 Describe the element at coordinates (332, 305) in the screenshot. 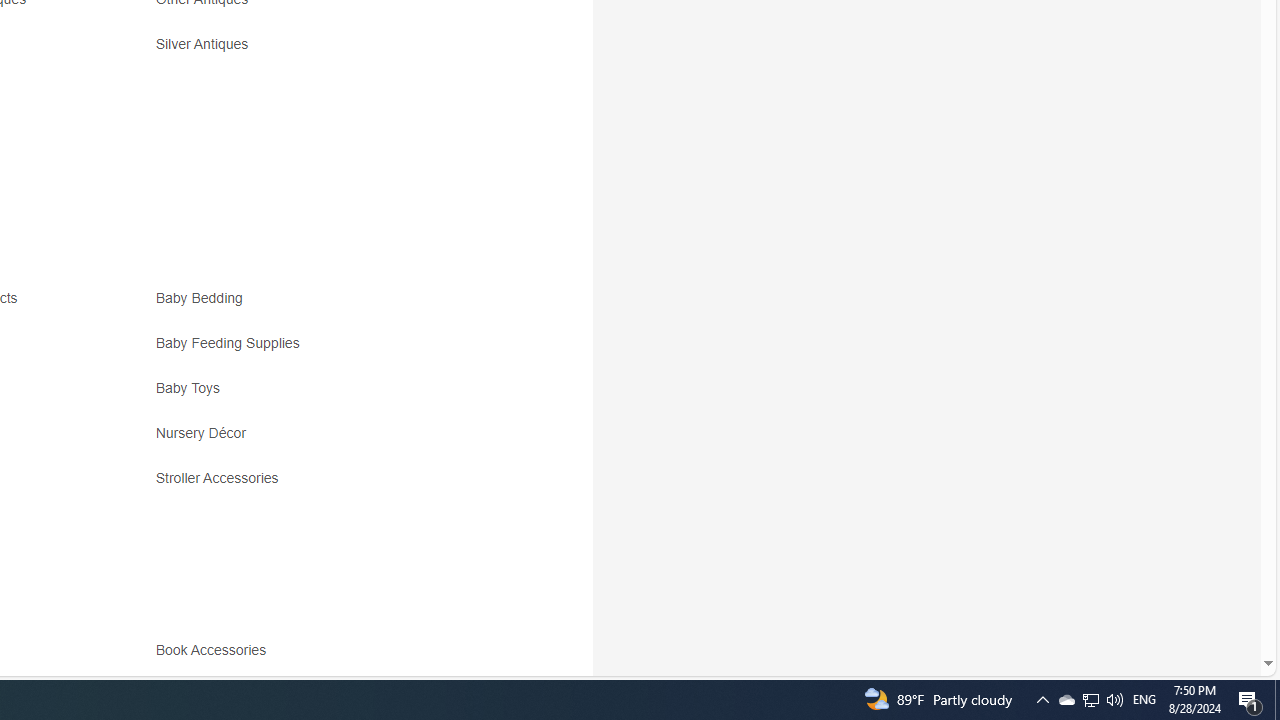

I see `'Baby Bedding'` at that location.